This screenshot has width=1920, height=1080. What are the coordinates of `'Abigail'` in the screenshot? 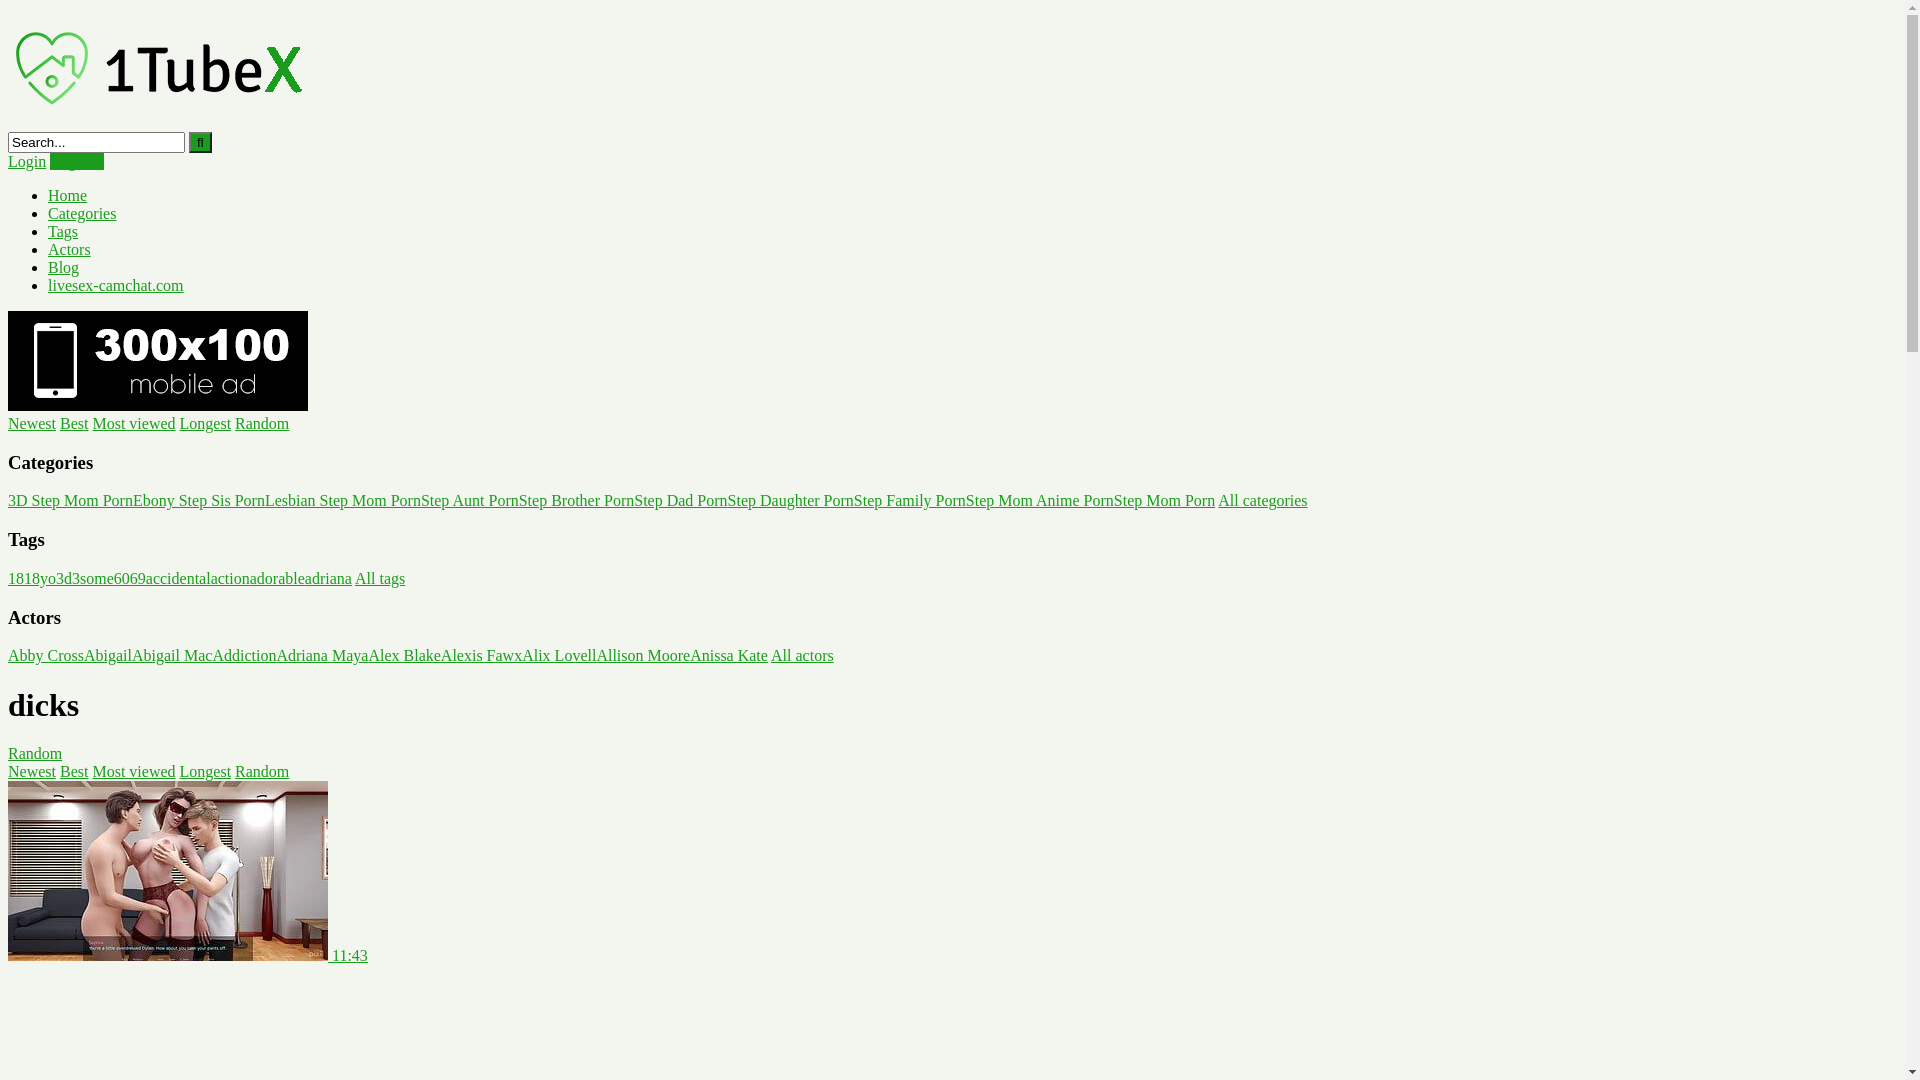 It's located at (107, 655).